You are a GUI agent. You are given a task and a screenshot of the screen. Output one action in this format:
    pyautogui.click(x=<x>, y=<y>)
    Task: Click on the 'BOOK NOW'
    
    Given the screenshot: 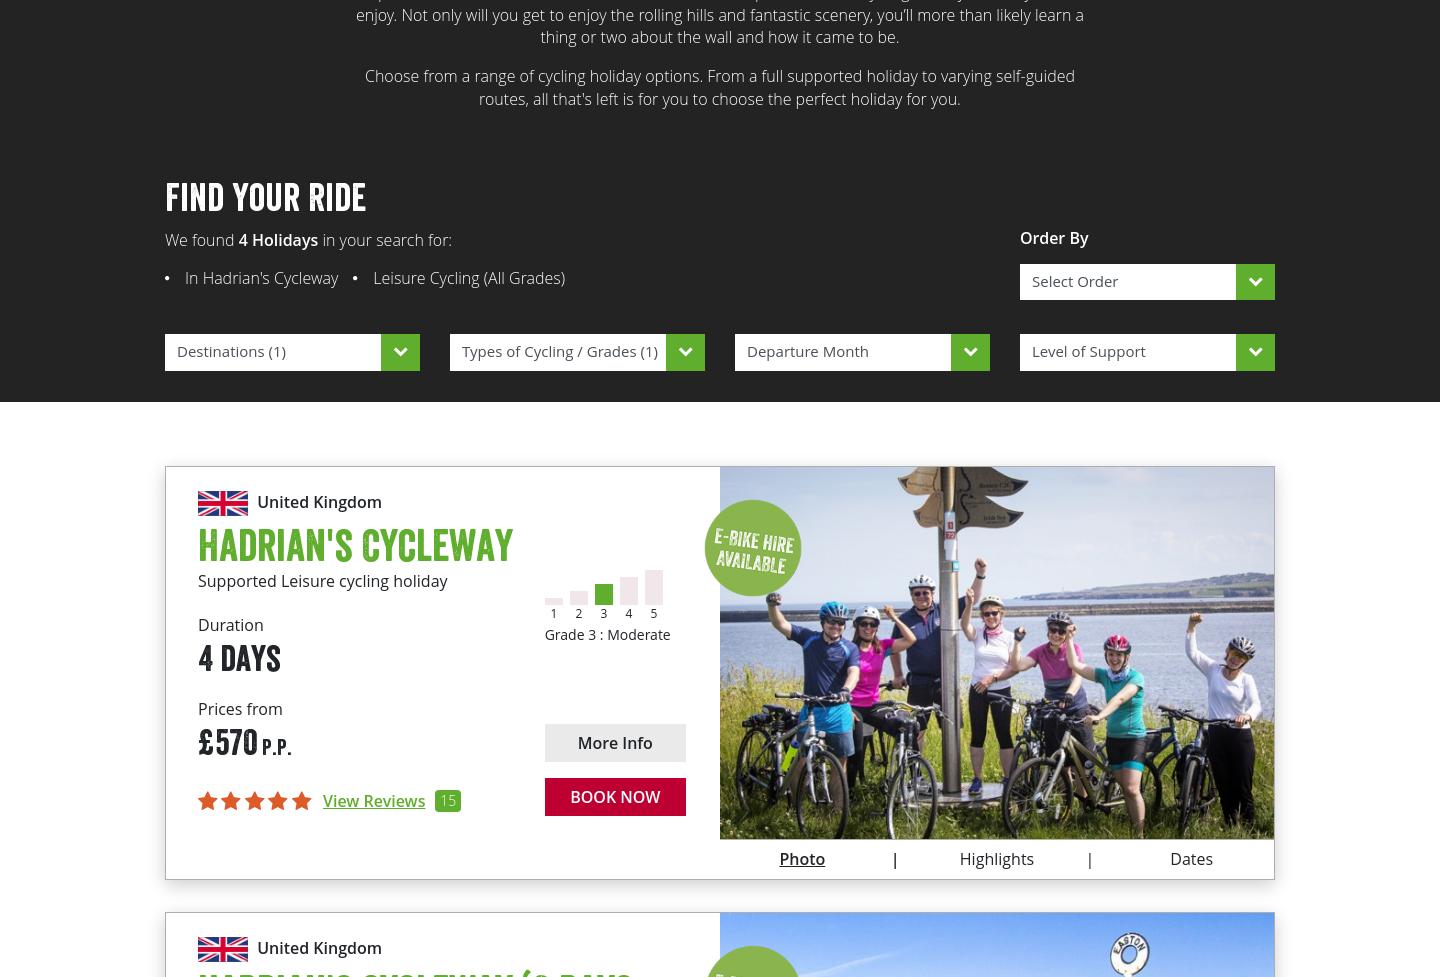 What is the action you would take?
    pyautogui.click(x=569, y=797)
    